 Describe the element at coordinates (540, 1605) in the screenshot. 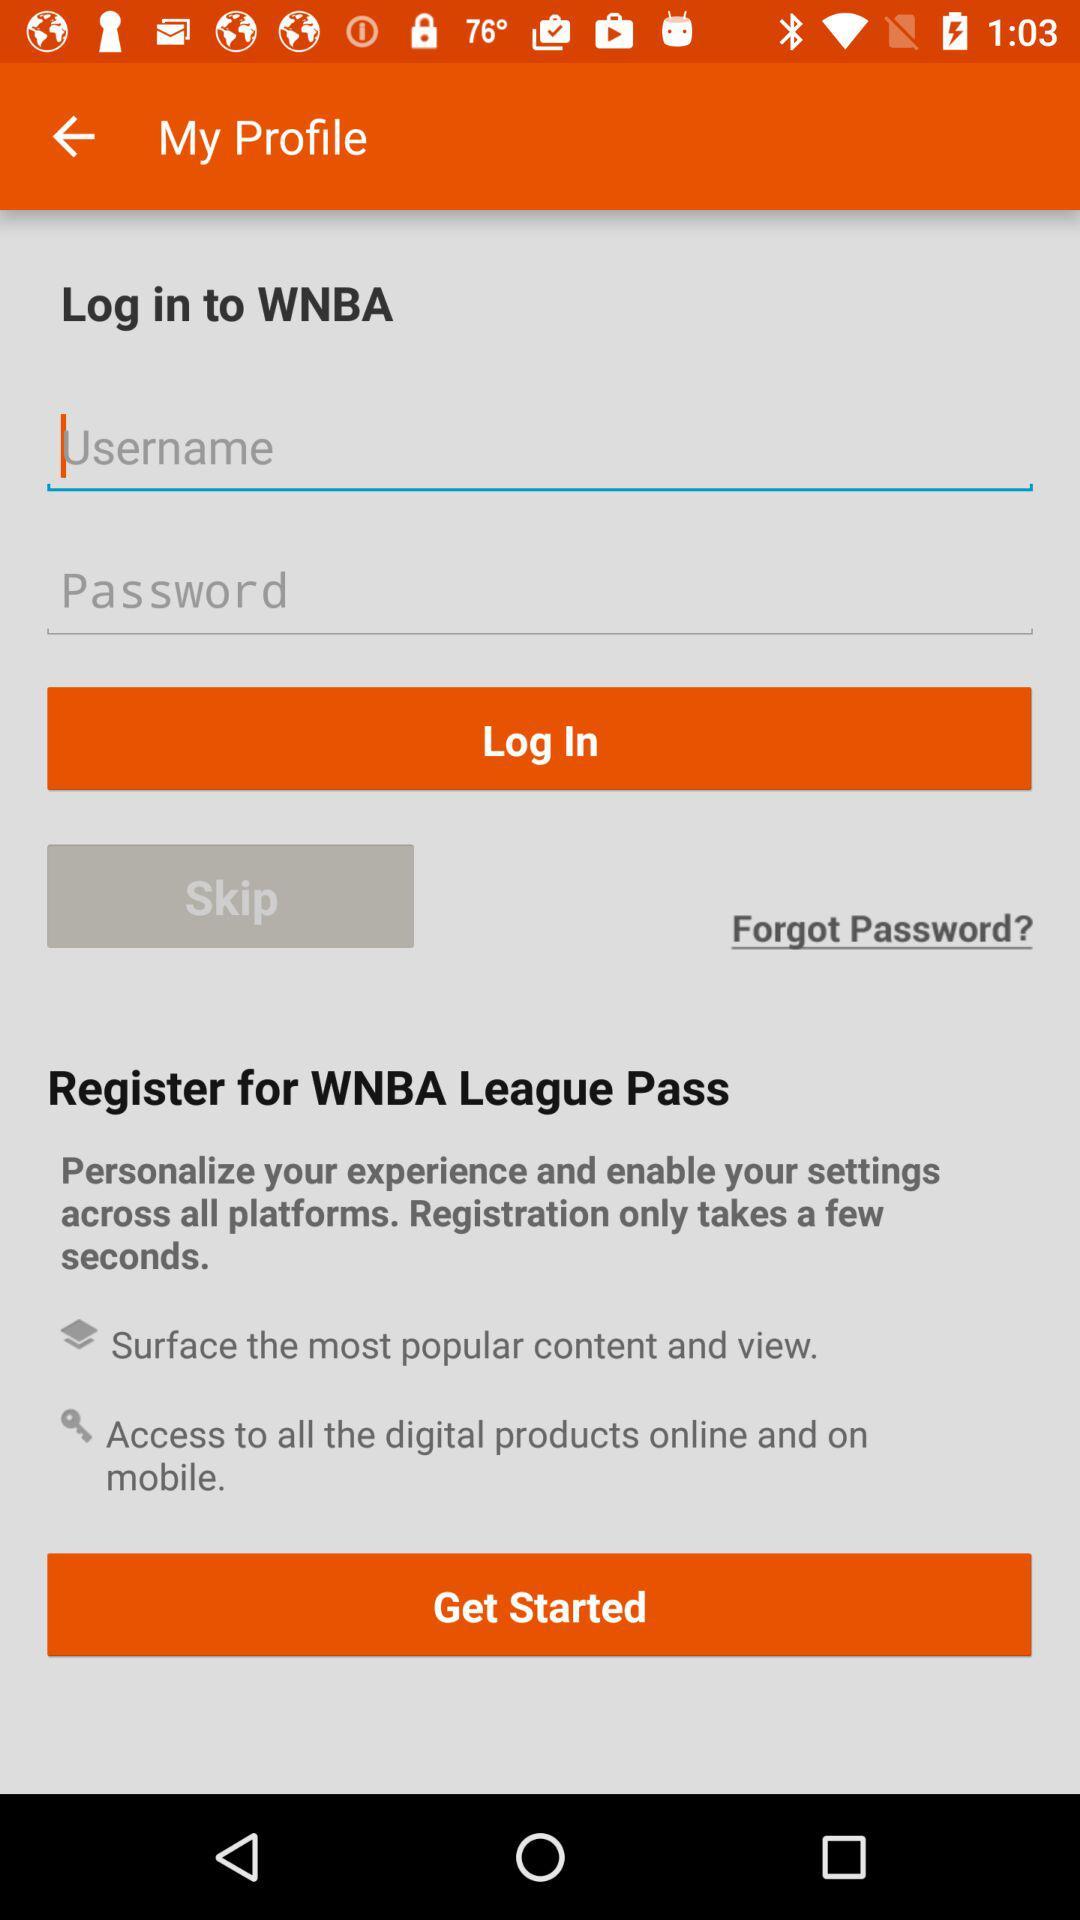

I see `item below the access to all` at that location.